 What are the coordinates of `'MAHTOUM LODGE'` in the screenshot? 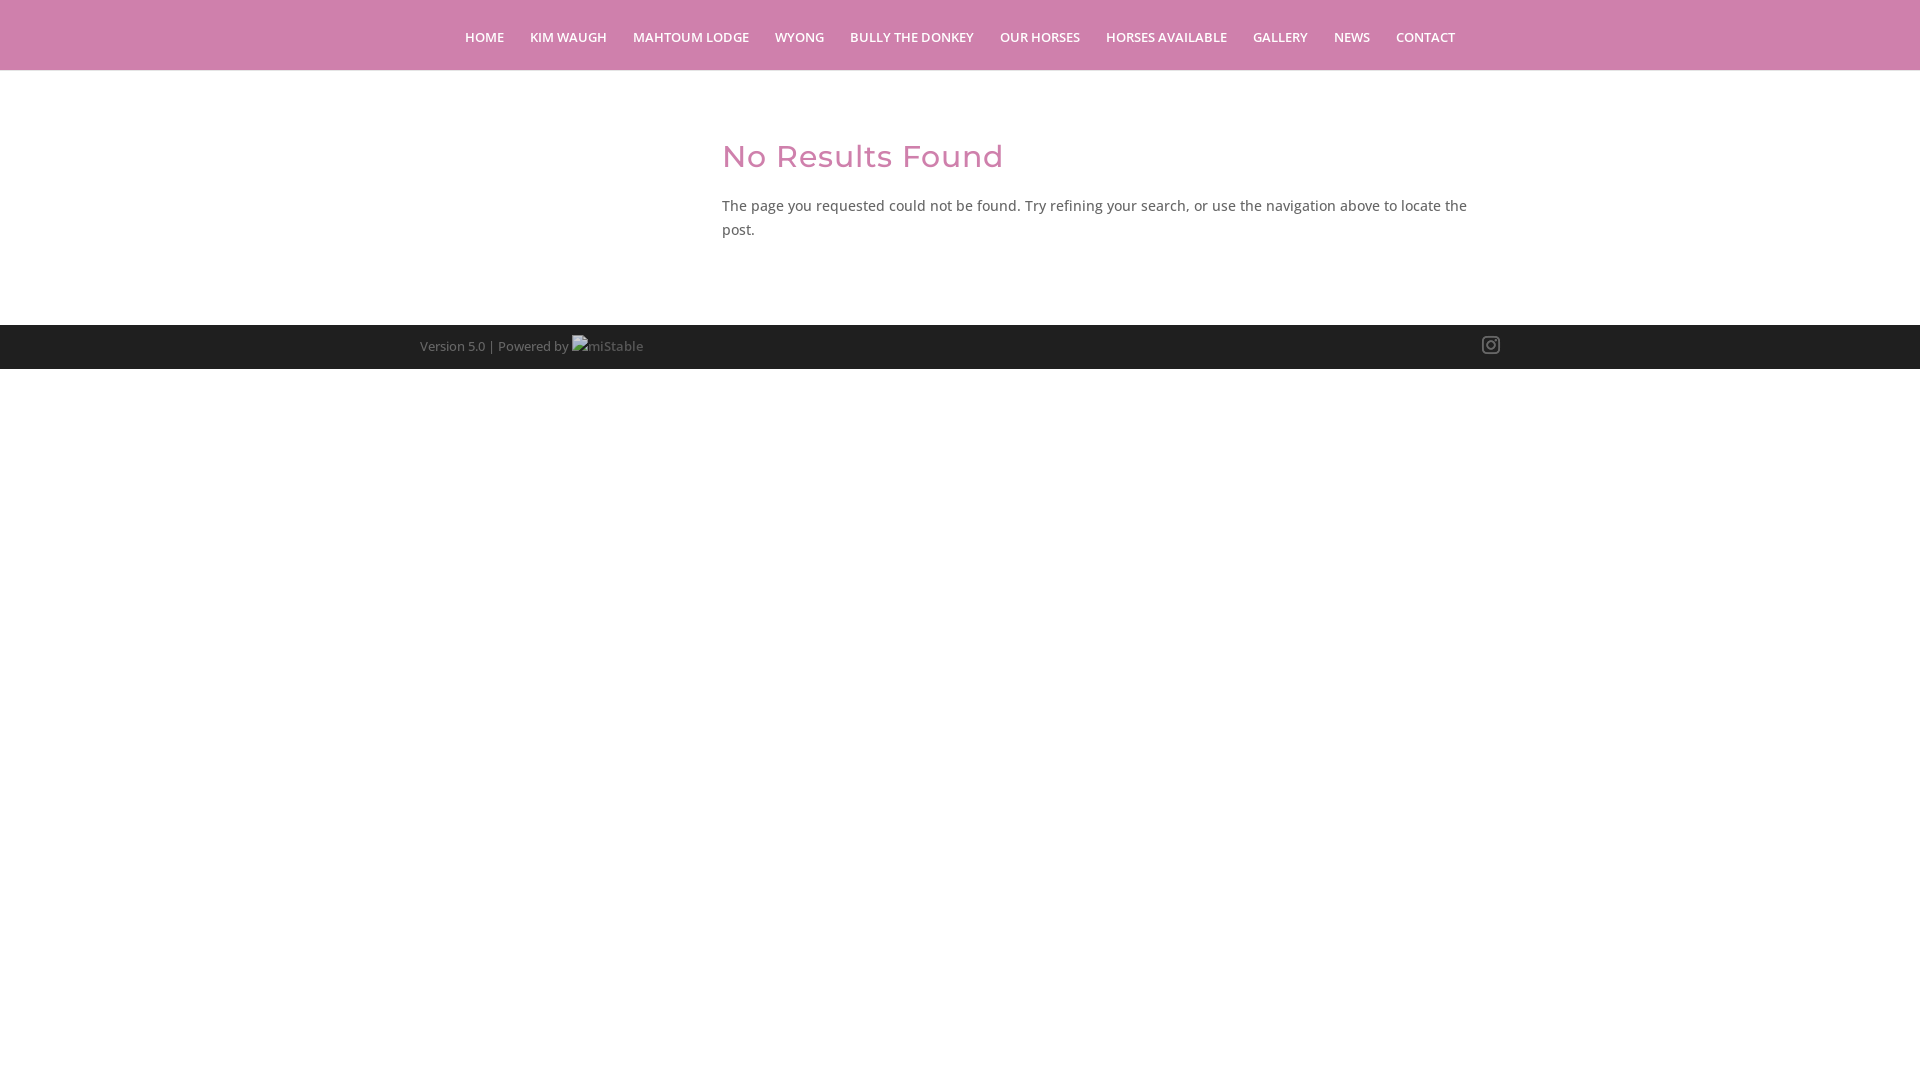 It's located at (691, 49).